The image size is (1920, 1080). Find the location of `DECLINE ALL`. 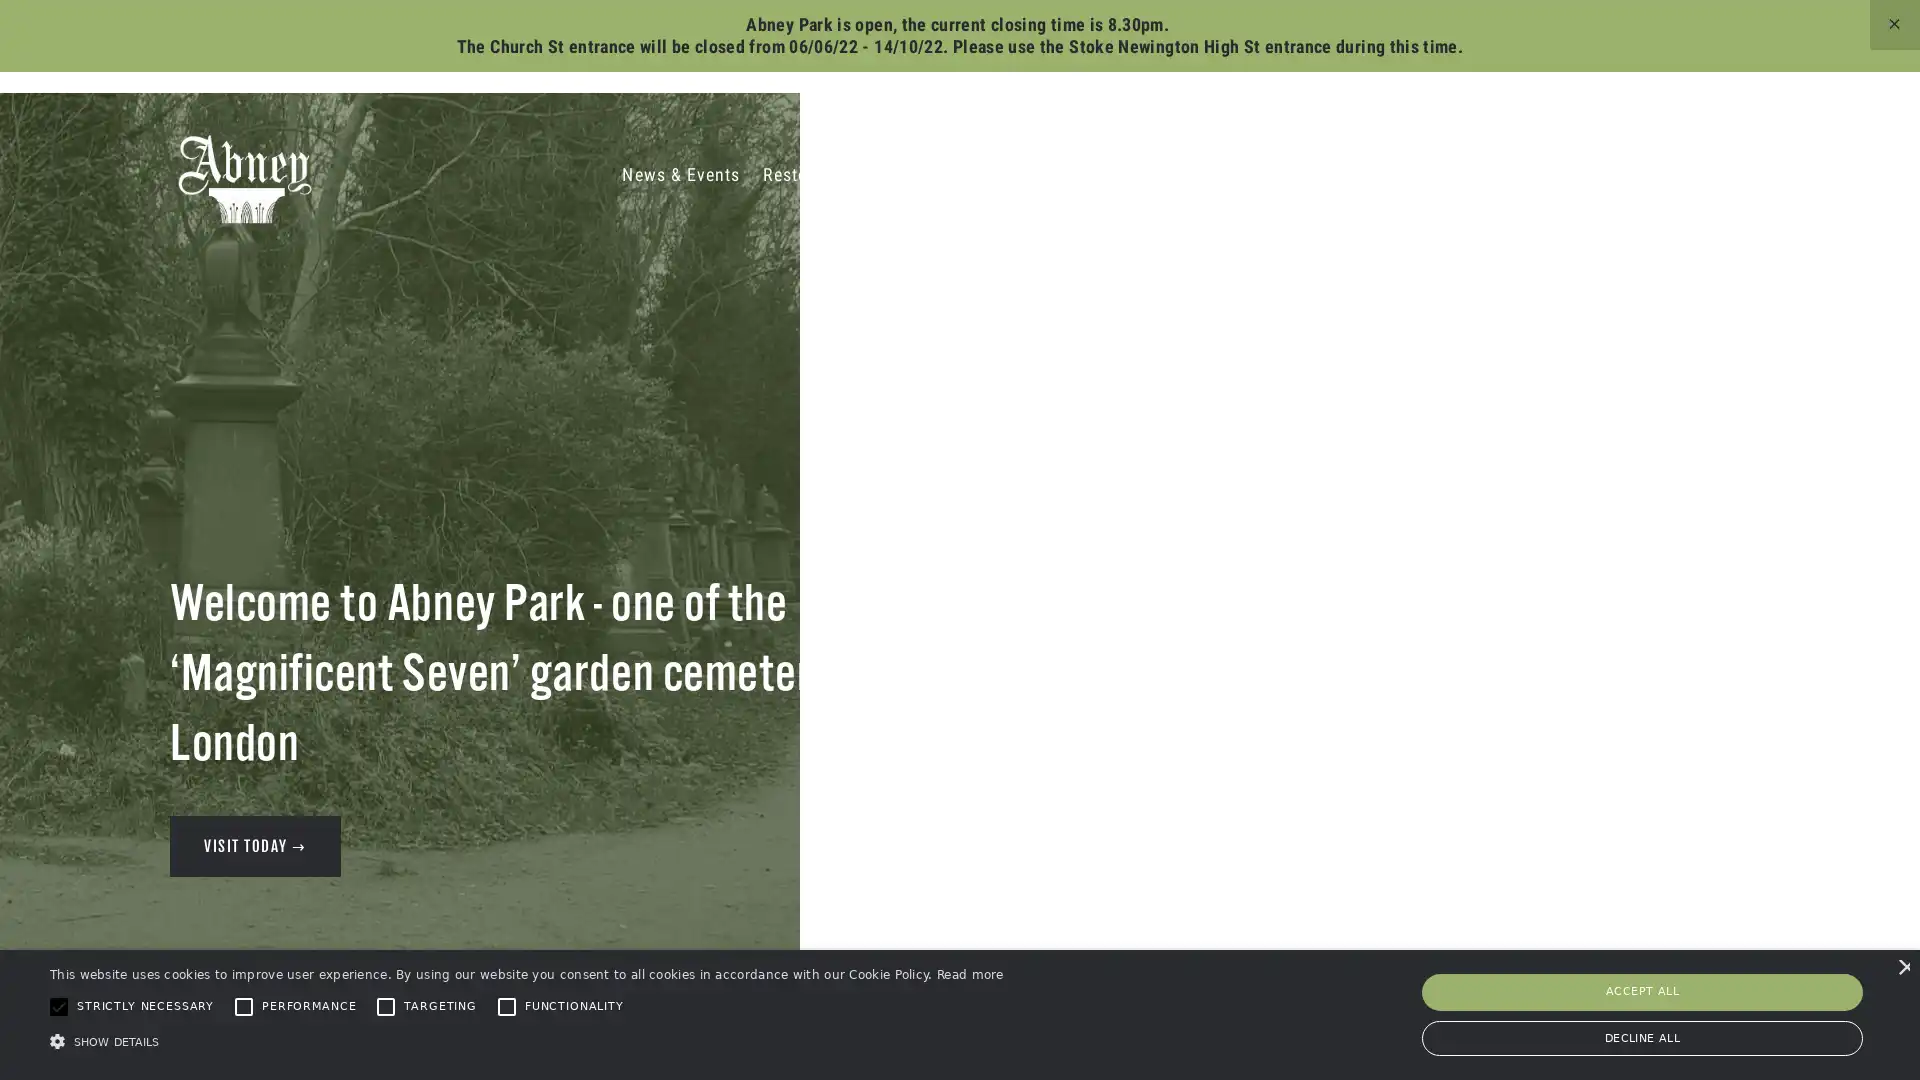

DECLINE ALL is located at coordinates (1642, 1036).